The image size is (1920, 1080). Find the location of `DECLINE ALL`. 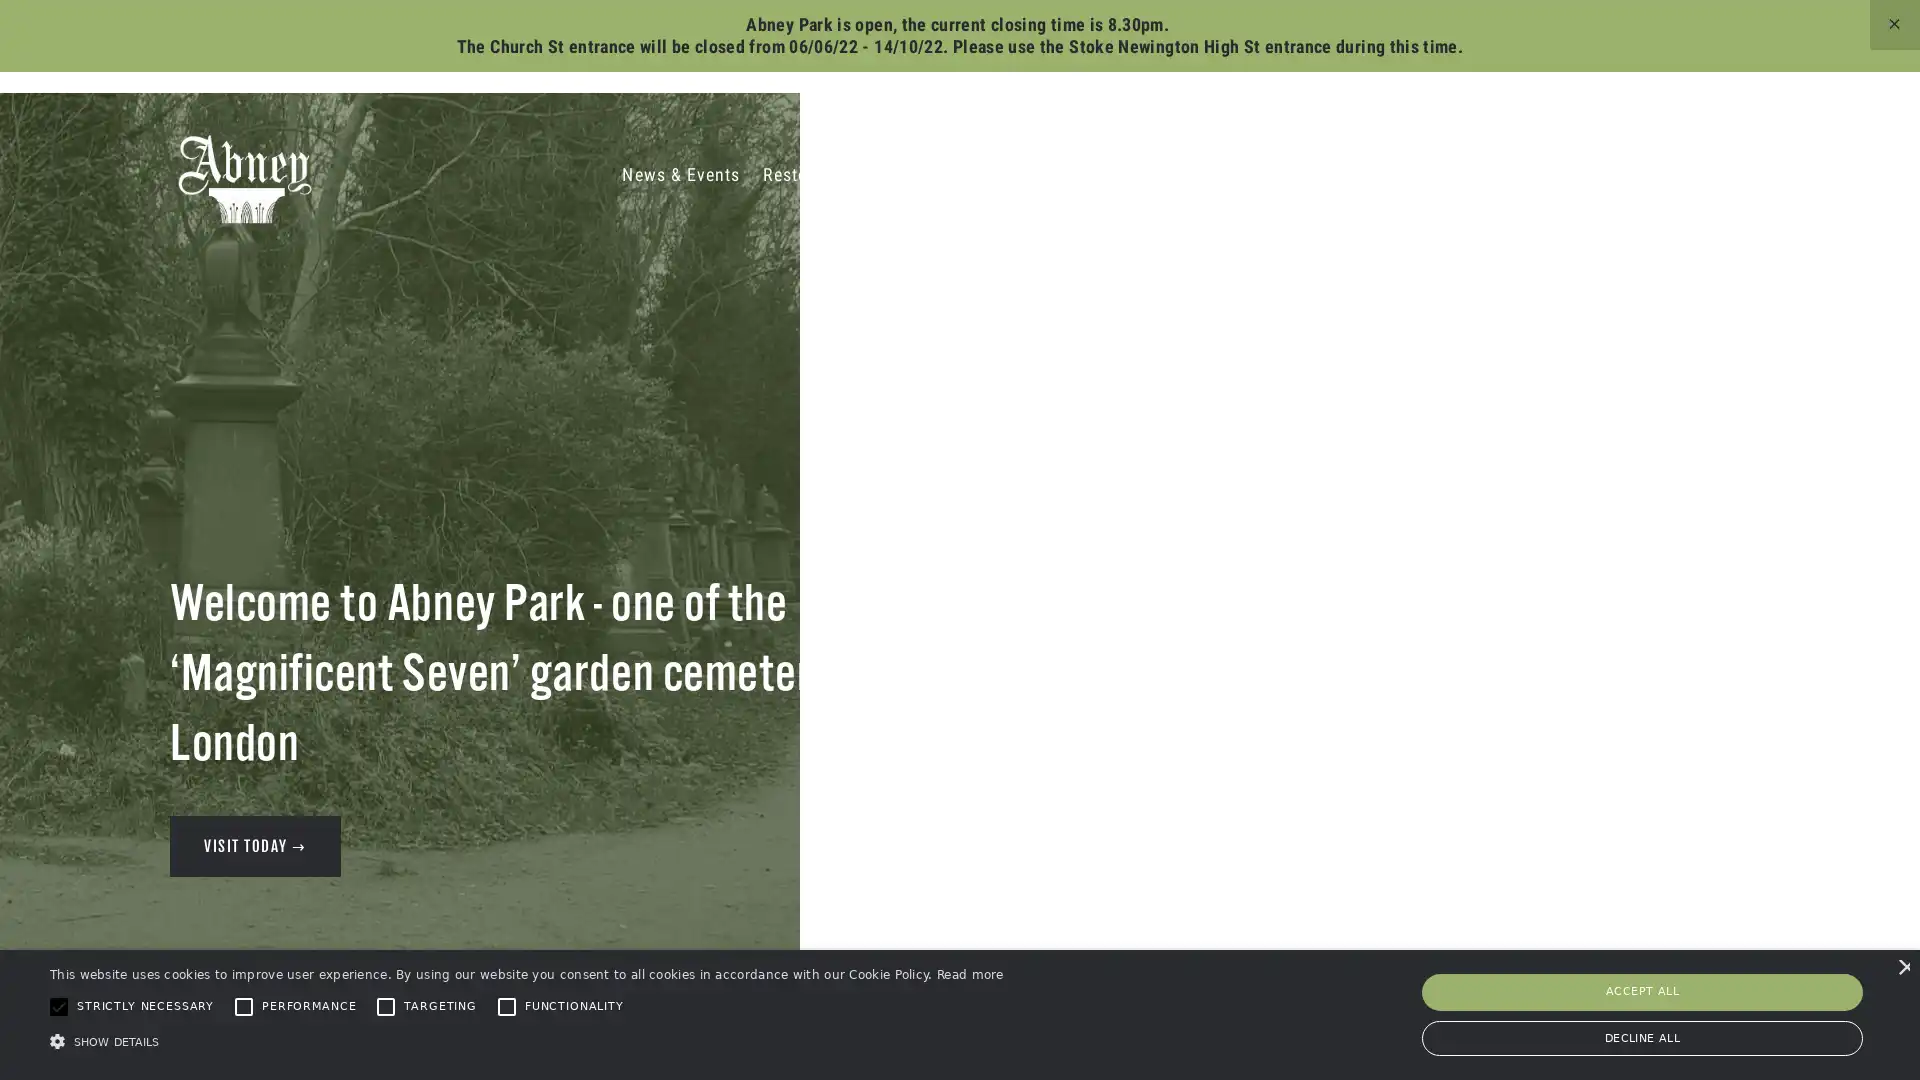

DECLINE ALL is located at coordinates (1642, 1036).